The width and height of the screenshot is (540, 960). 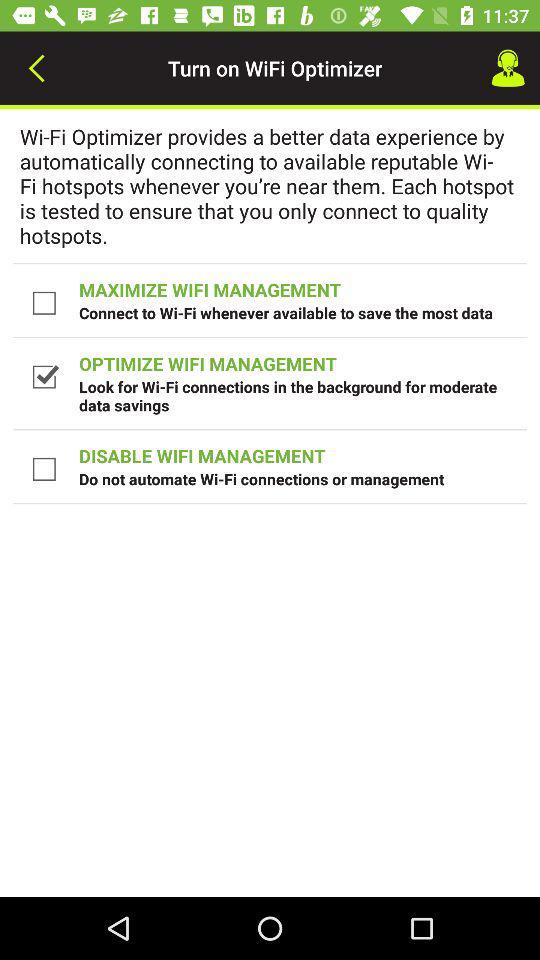 I want to click on the item to the left of the turn on wifi item, so click(x=36, y=68).